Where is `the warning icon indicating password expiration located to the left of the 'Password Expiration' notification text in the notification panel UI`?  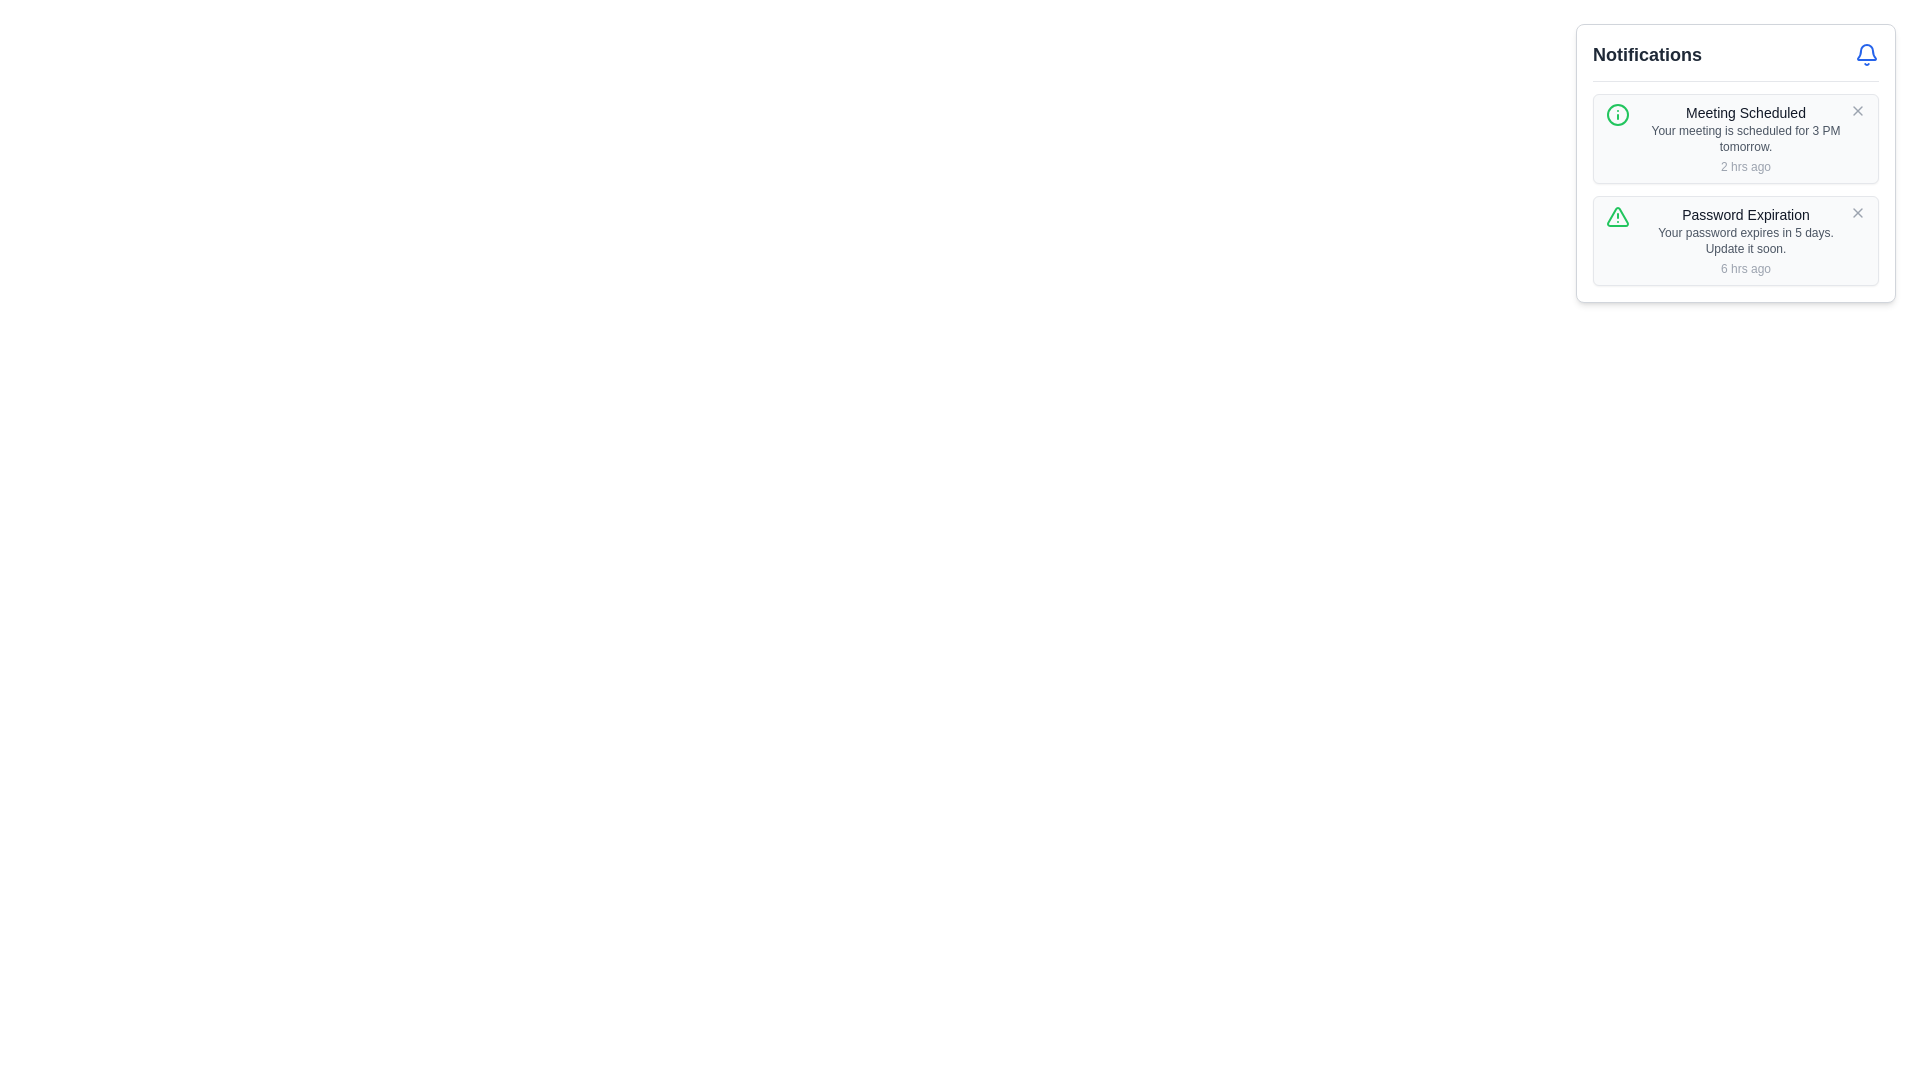 the warning icon indicating password expiration located to the left of the 'Password Expiration' notification text in the notification panel UI is located at coordinates (1617, 216).